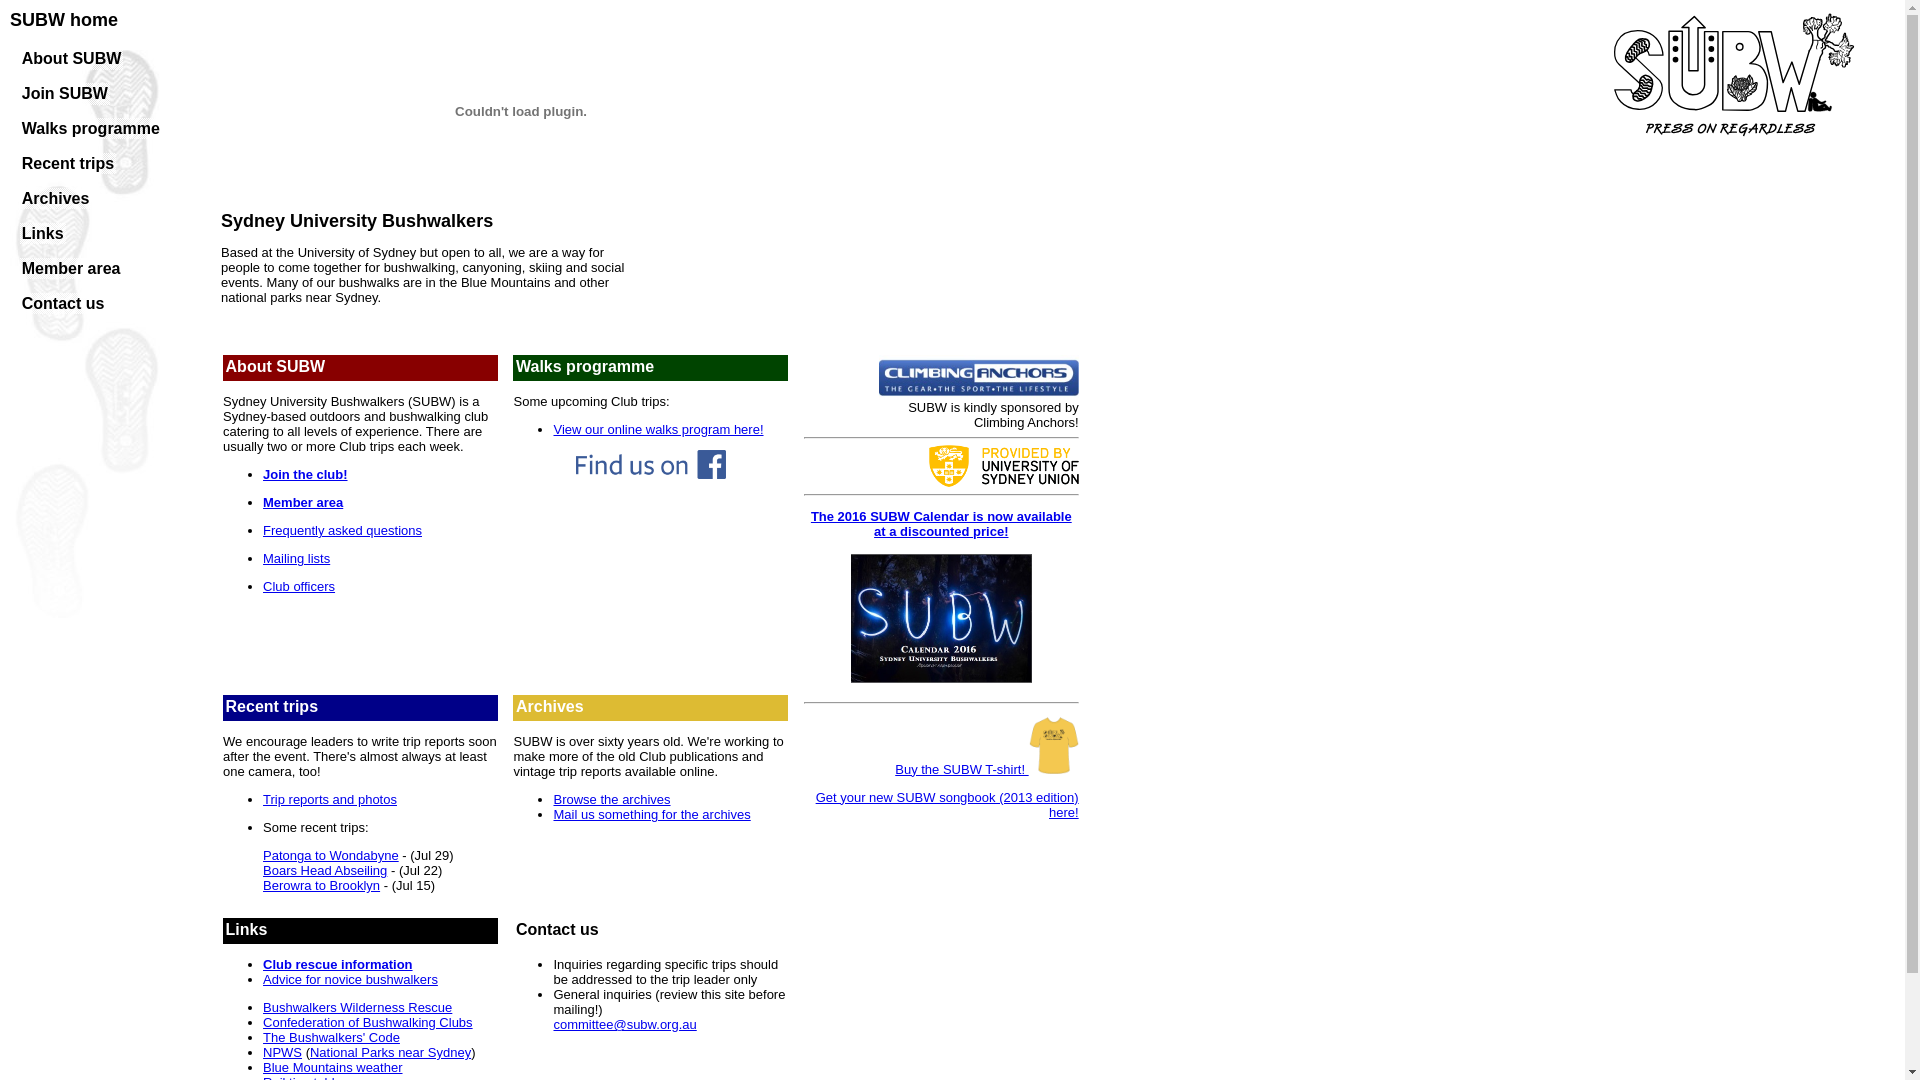 The height and width of the screenshot is (1080, 1920). I want to click on 'Berowra to Brooklyn', so click(321, 884).